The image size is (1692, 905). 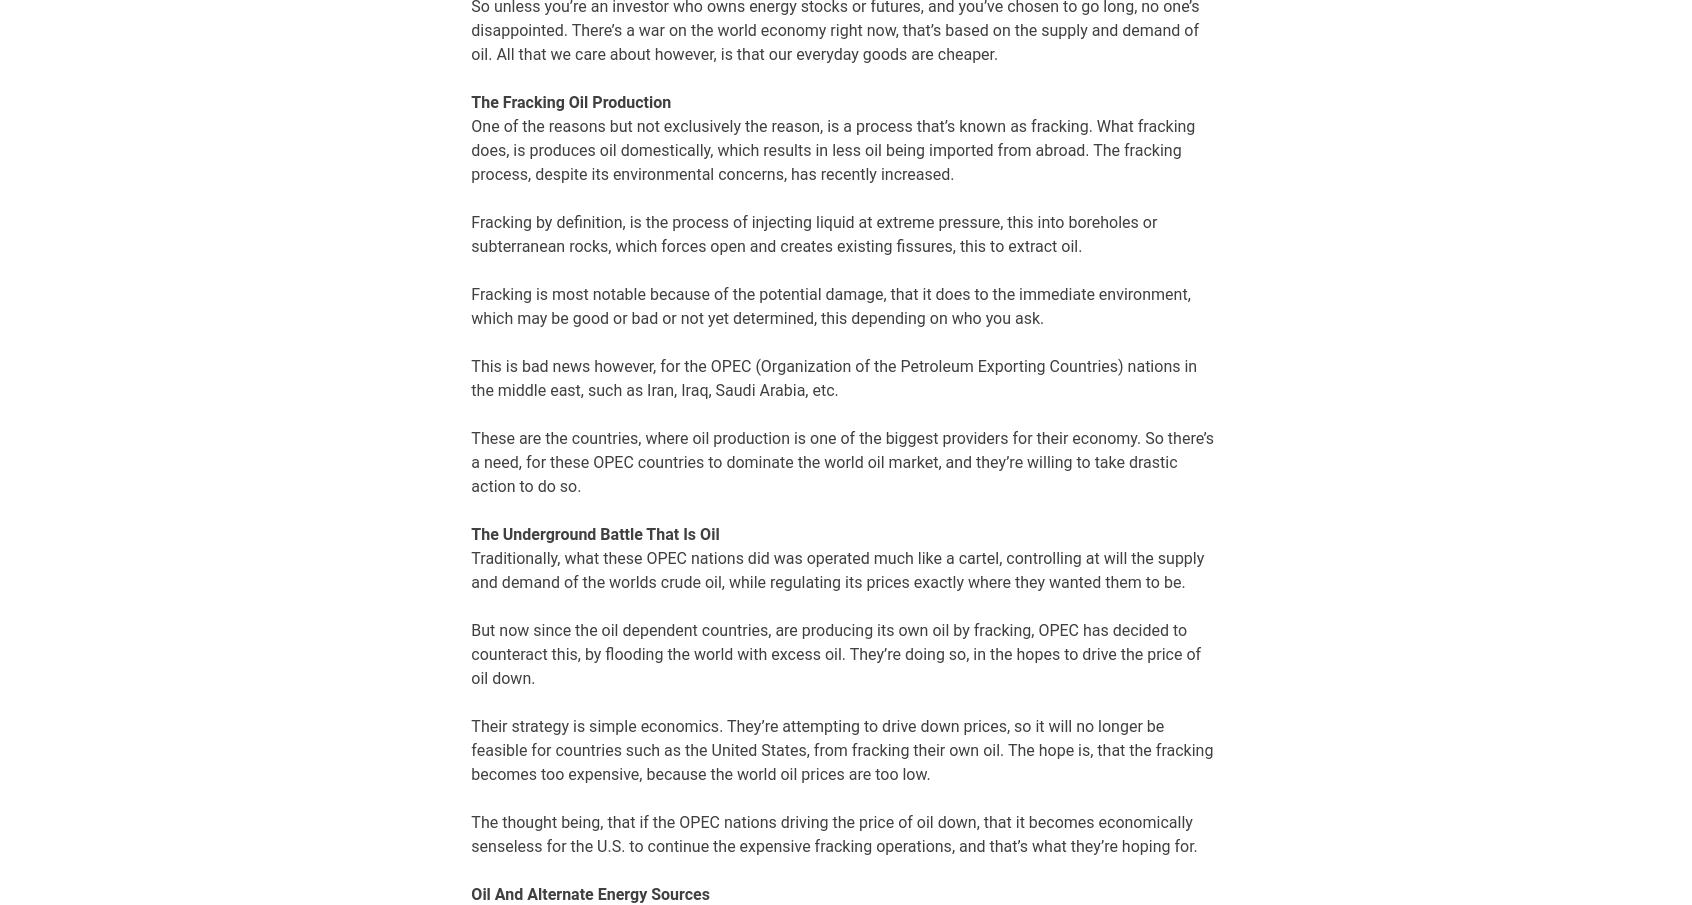 I want to click on 'Traditionally, what these OPEC nations did was operated much like a cartel, controlling at will the supply and demand of the worlds crude oil, while regulating its prices exactly where they wanted them to be.', so click(x=837, y=569).